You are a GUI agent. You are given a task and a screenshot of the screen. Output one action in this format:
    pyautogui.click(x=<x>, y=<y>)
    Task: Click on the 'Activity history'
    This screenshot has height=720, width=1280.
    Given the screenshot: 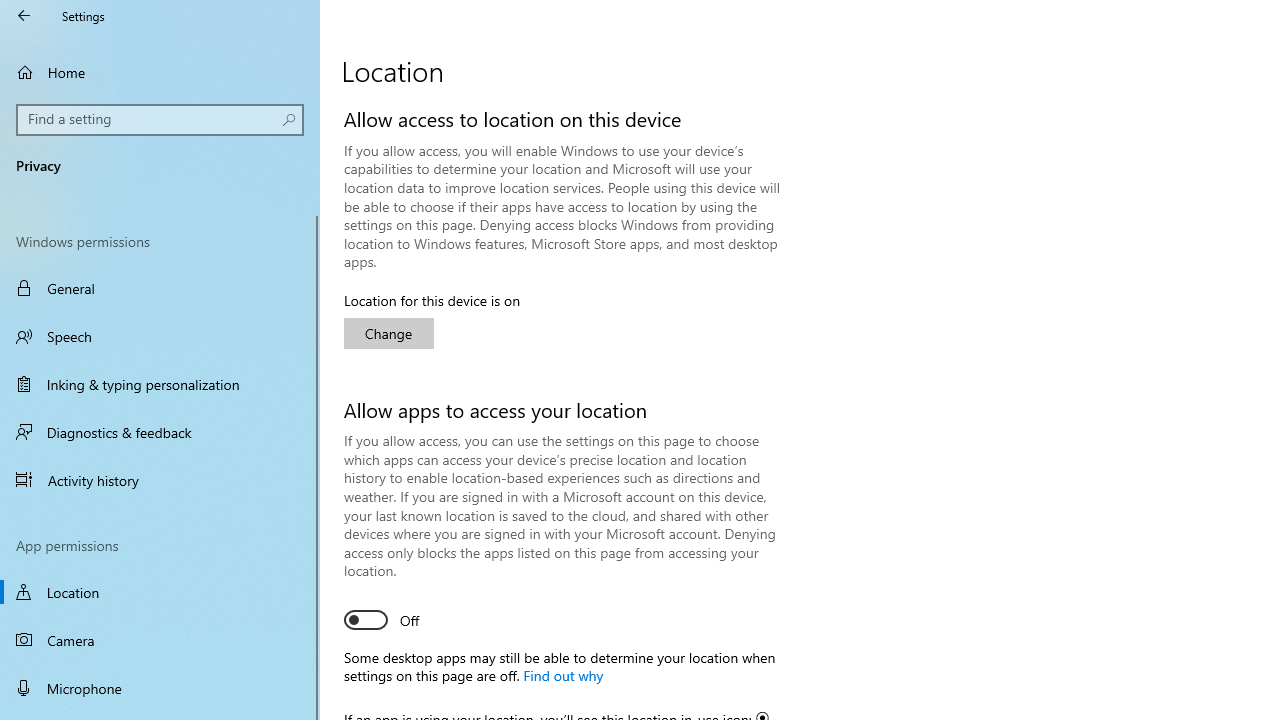 What is the action you would take?
    pyautogui.click(x=160, y=479)
    